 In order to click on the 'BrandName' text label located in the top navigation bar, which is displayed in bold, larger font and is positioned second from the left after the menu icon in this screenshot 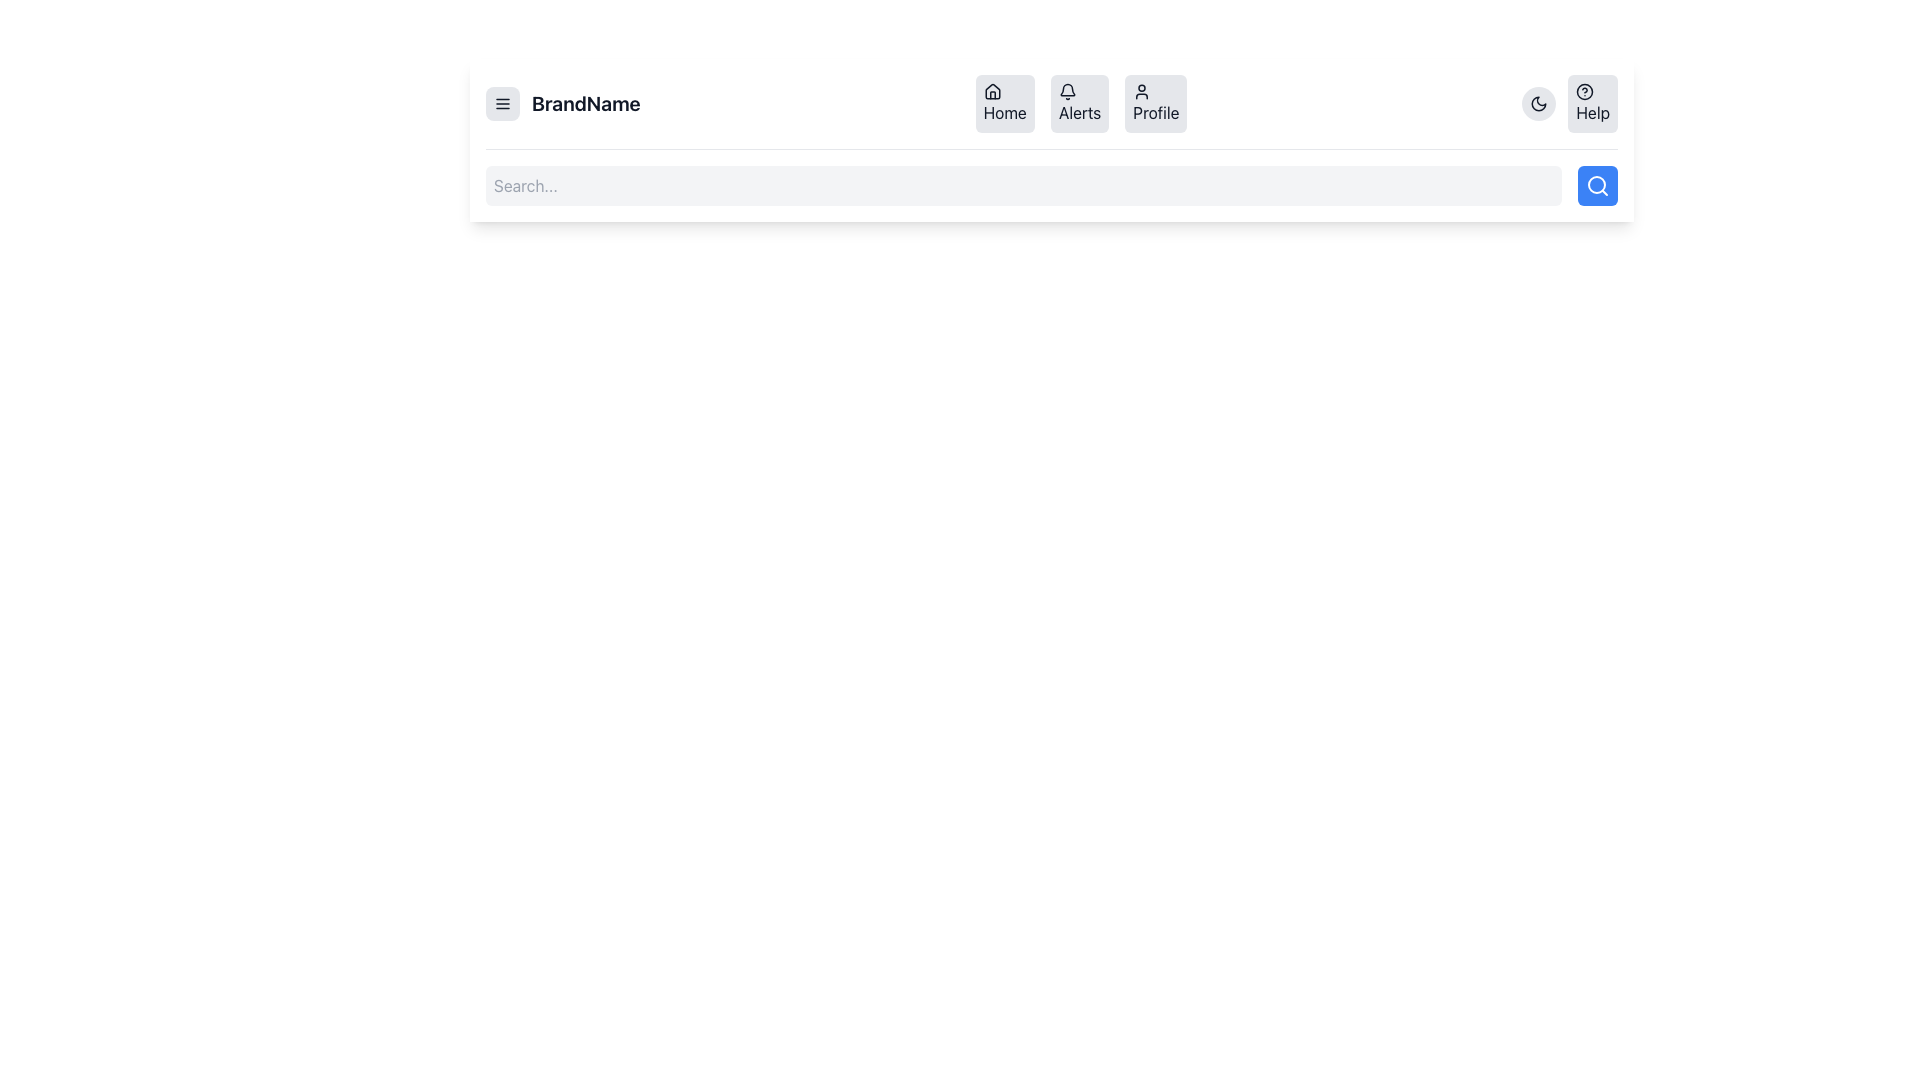, I will do `click(562, 104)`.